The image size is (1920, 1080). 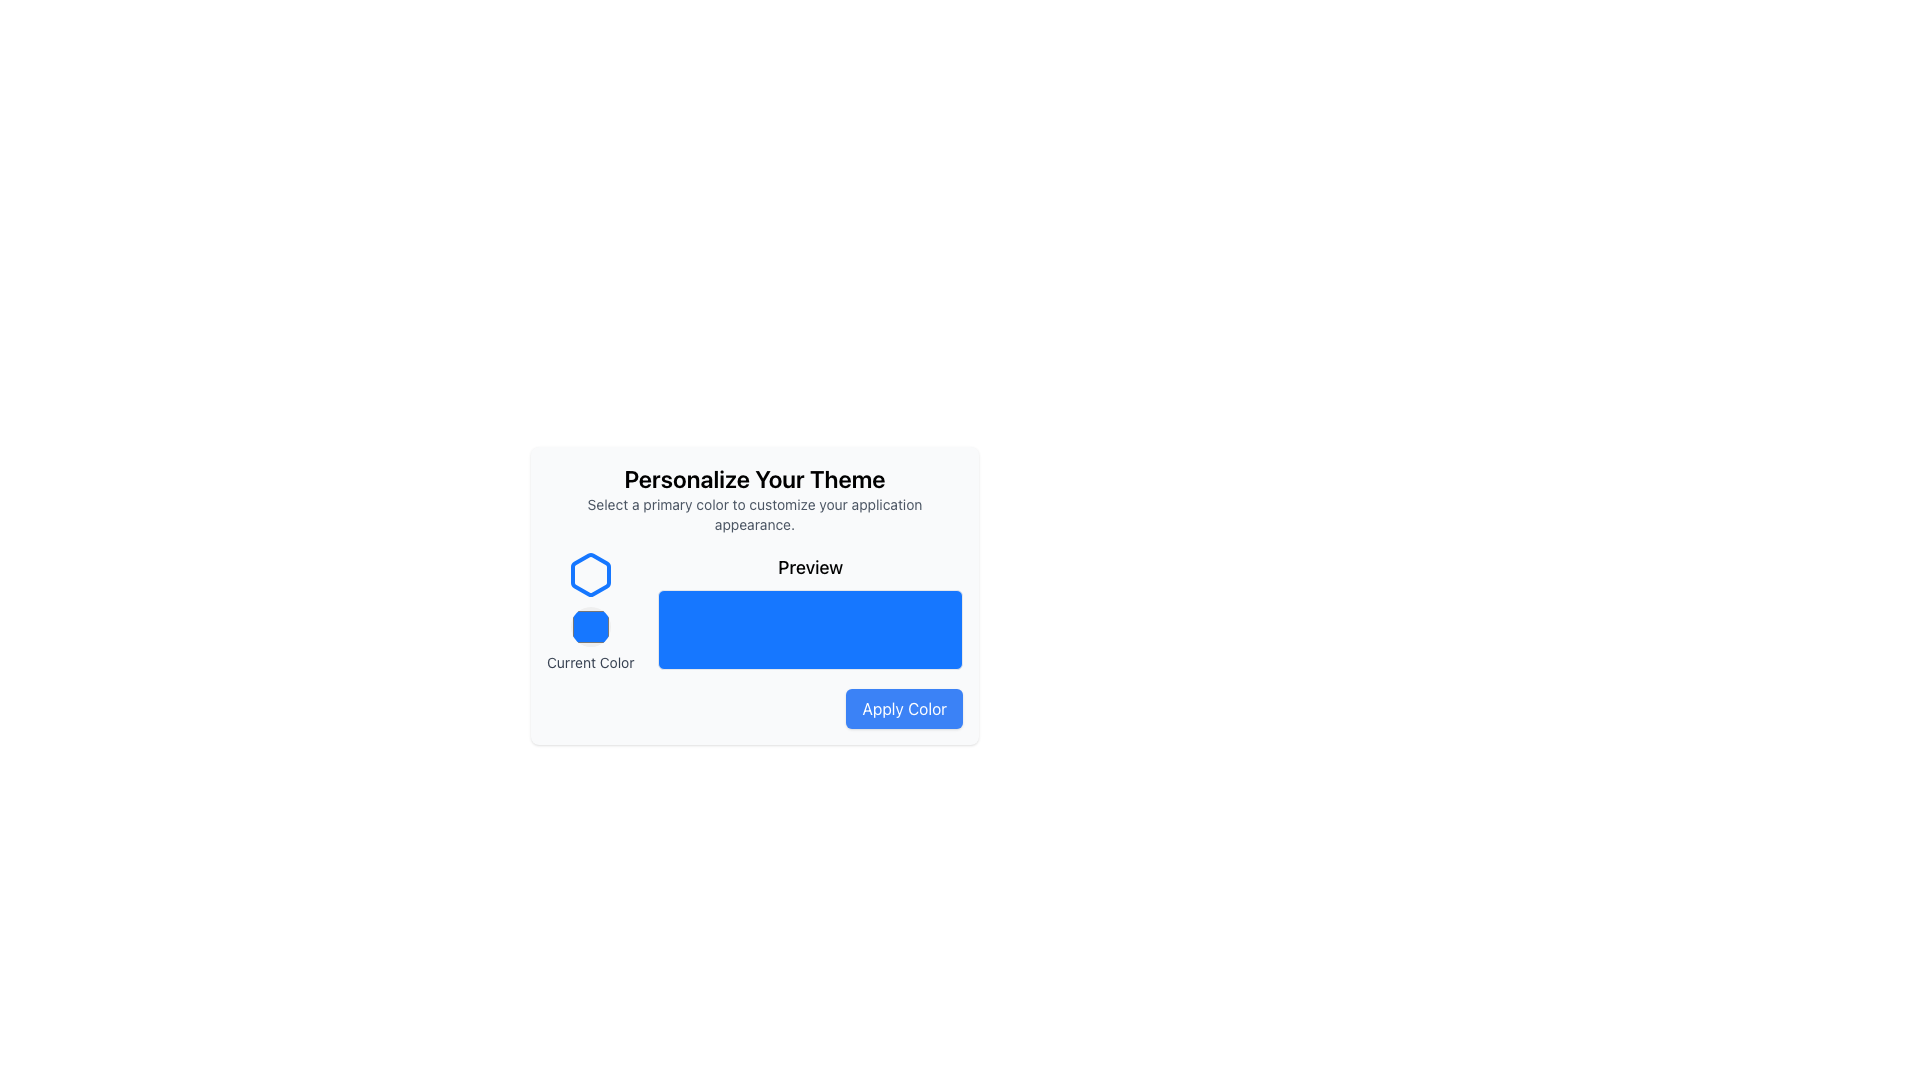 I want to click on label located centrally in the 'Personalize Your Theme' section, which indicates the preview area for the user's selected theme, so click(x=810, y=567).